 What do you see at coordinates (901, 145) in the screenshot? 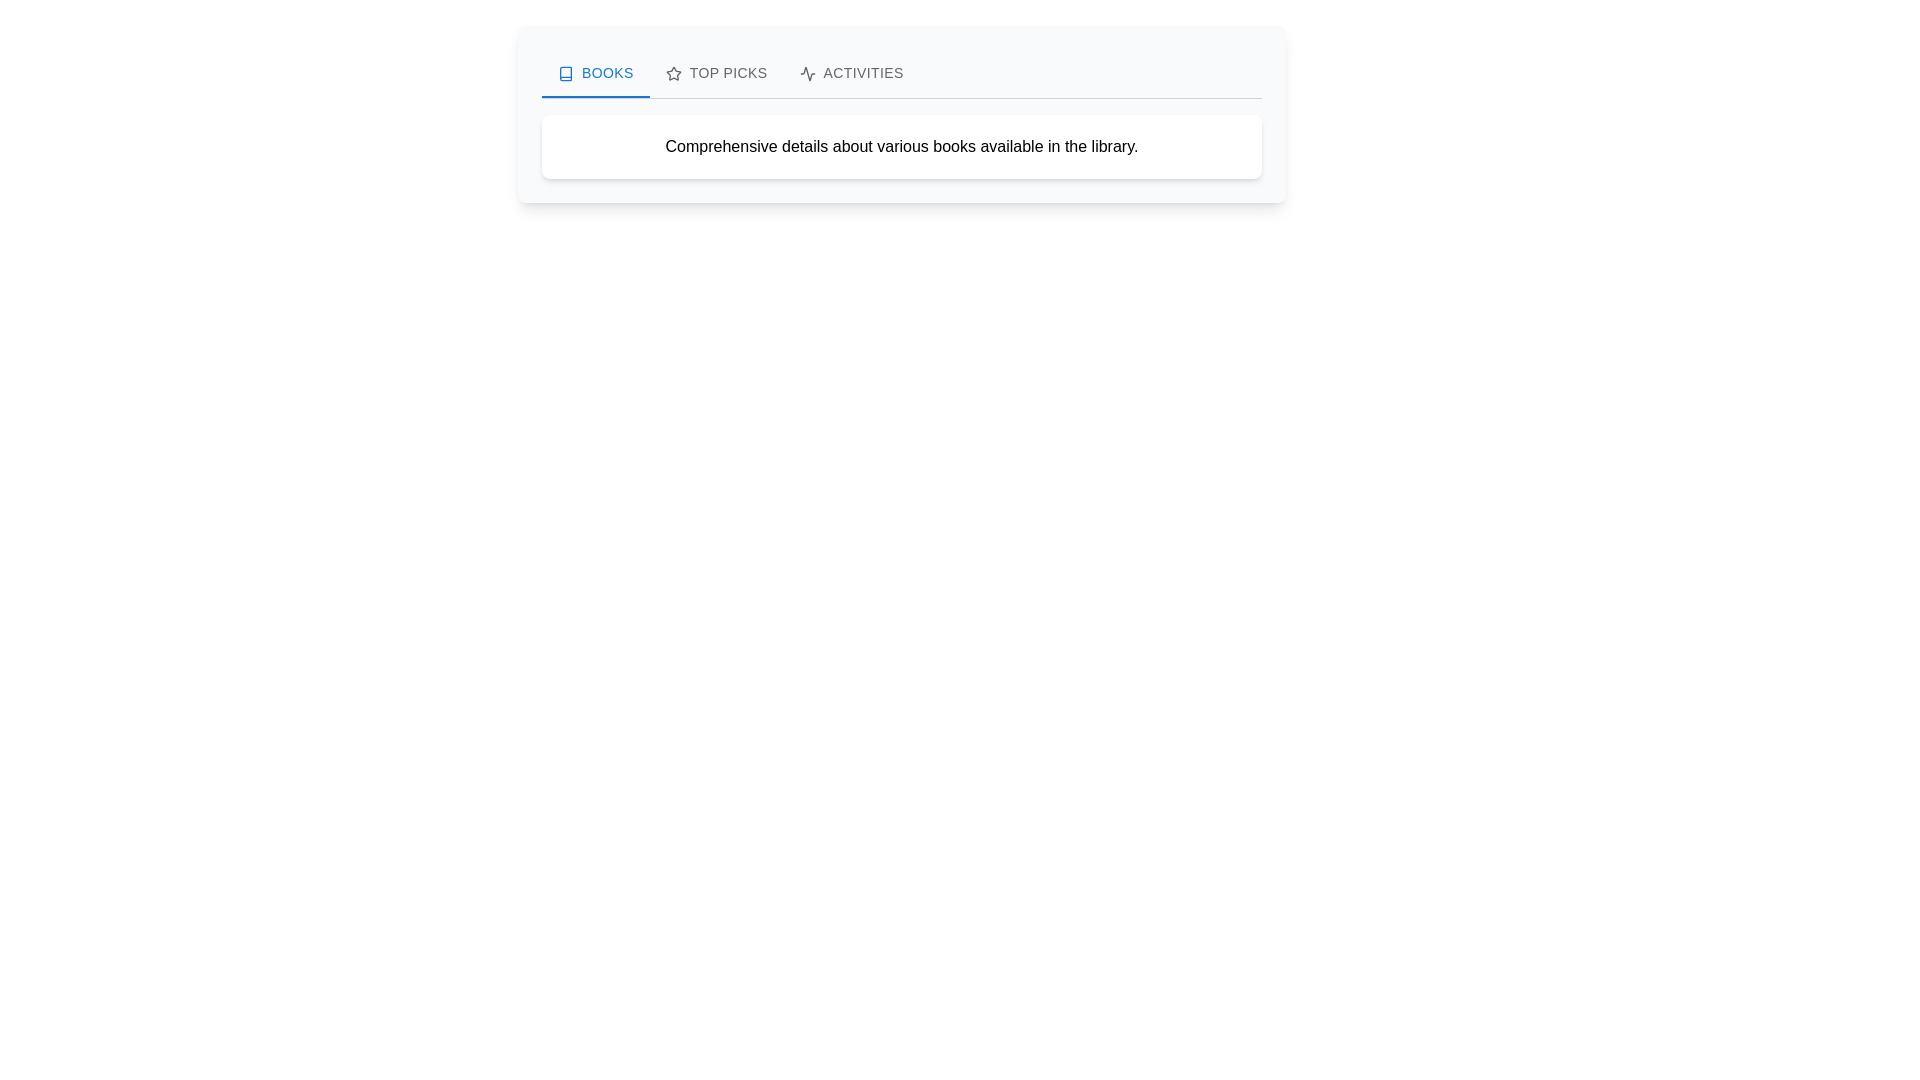
I see `the static text element displaying 'Comprehensive details about various books available in the library.' located in the top-center area below the navigation bar` at bounding box center [901, 145].